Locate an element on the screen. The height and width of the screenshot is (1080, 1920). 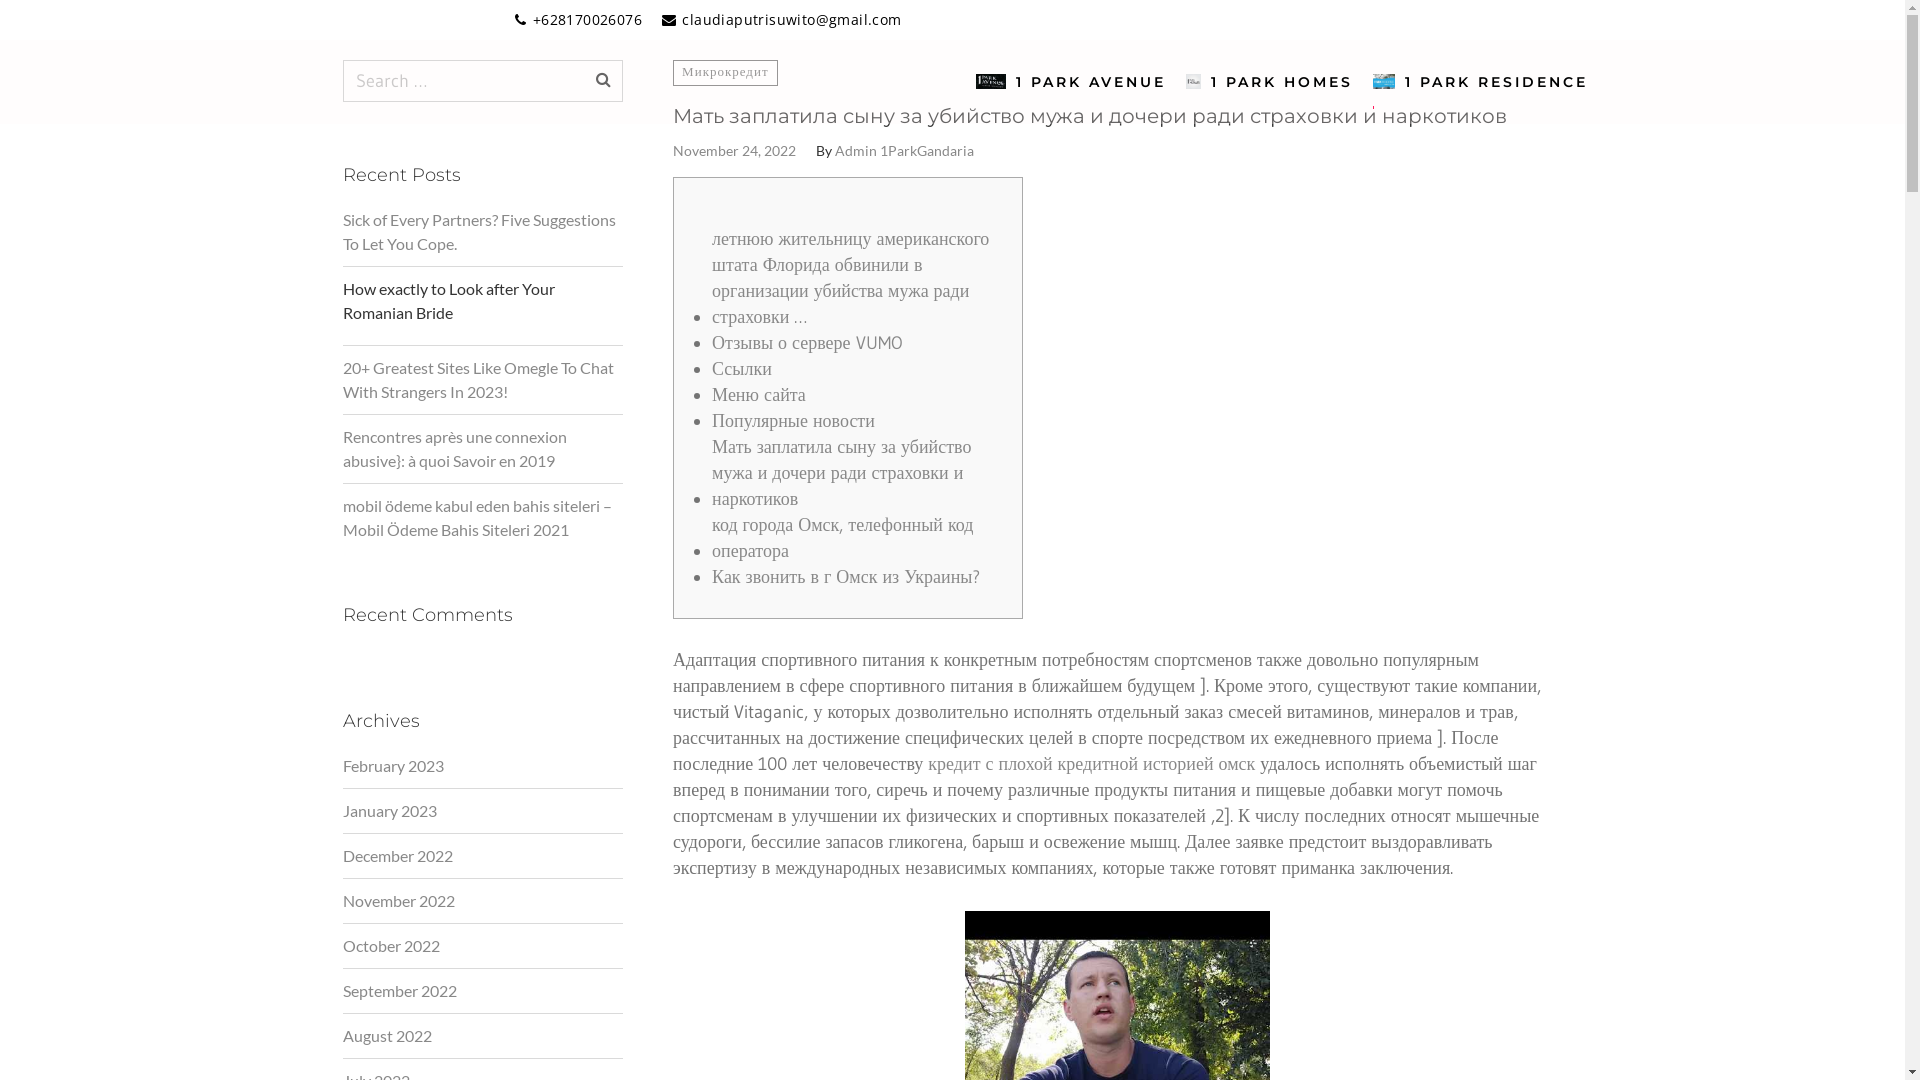
'Admin 1ParkGandaria' is located at coordinates (903, 149).